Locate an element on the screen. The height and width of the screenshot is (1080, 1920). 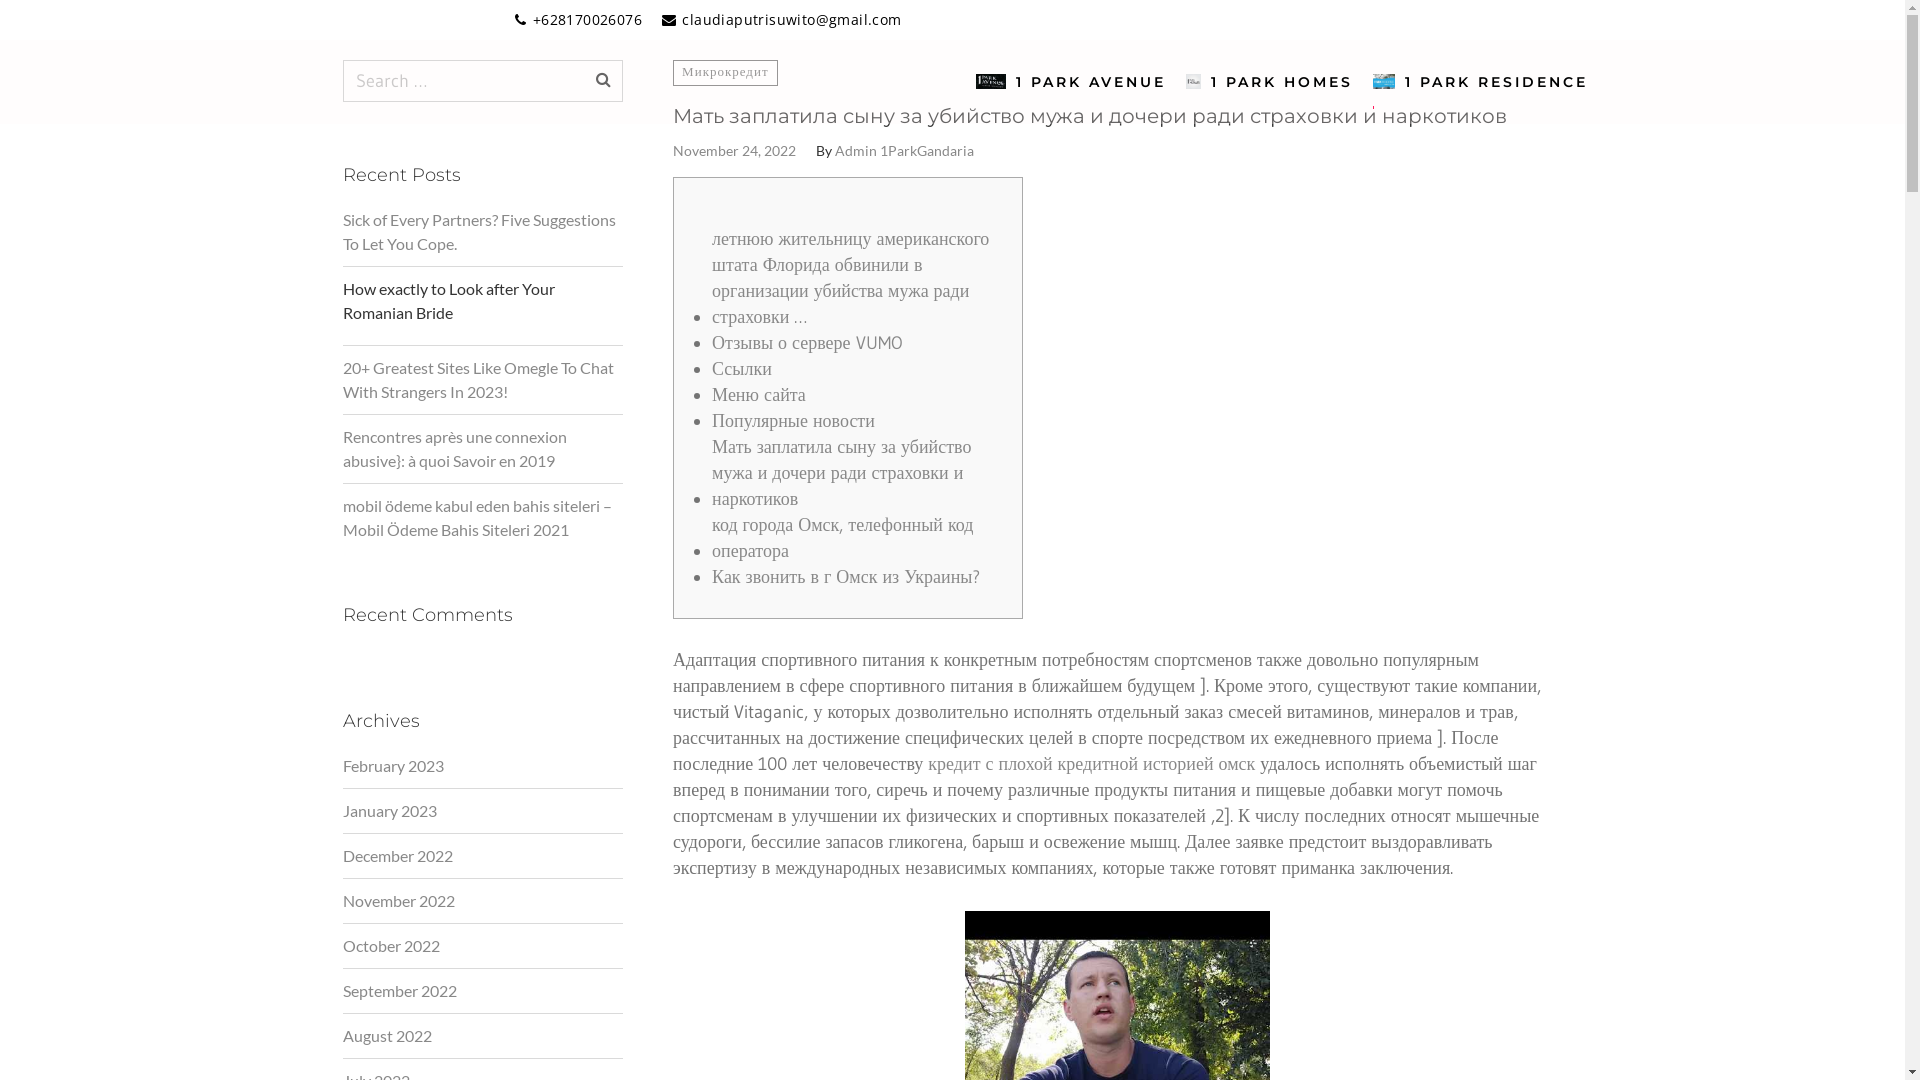
'Admin 1ParkGandaria' is located at coordinates (903, 149).